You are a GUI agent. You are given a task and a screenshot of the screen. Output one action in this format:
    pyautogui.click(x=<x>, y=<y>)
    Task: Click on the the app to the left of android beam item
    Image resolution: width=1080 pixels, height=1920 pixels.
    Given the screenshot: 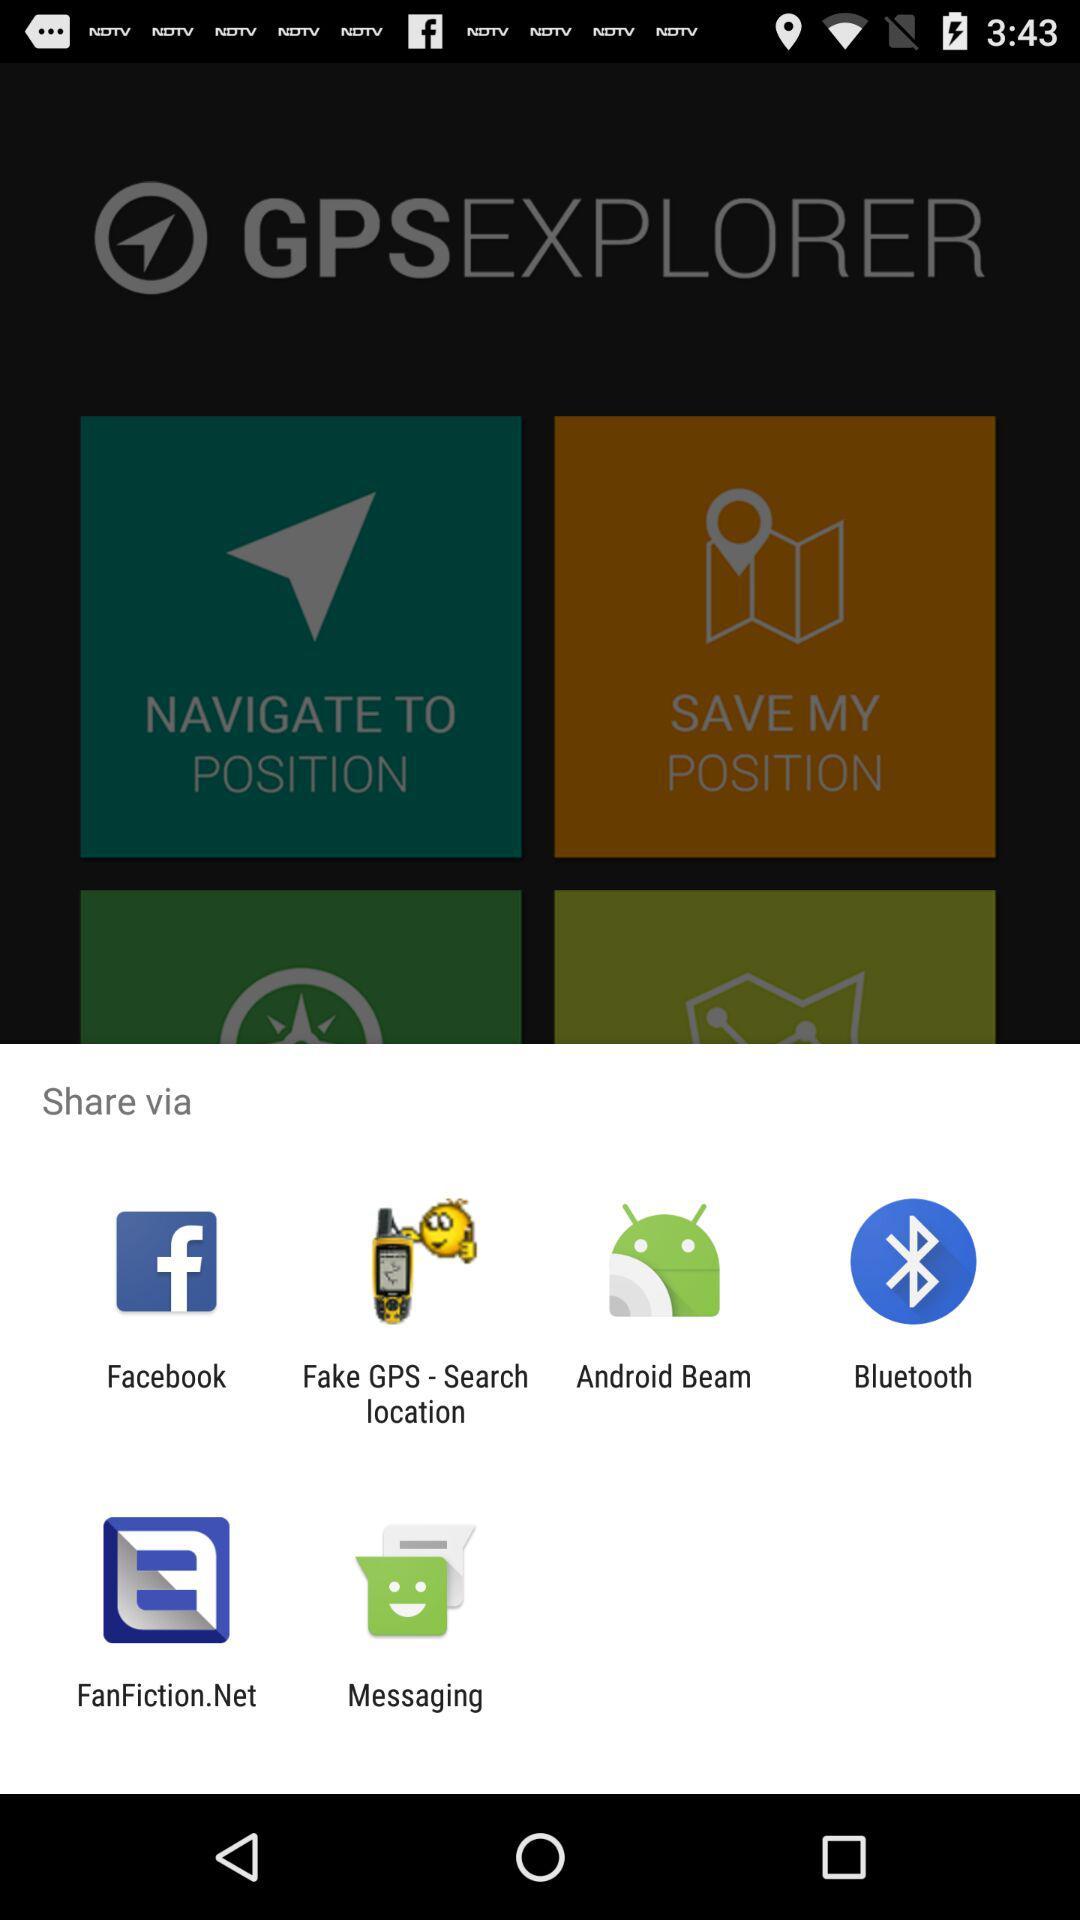 What is the action you would take?
    pyautogui.click(x=414, y=1392)
    